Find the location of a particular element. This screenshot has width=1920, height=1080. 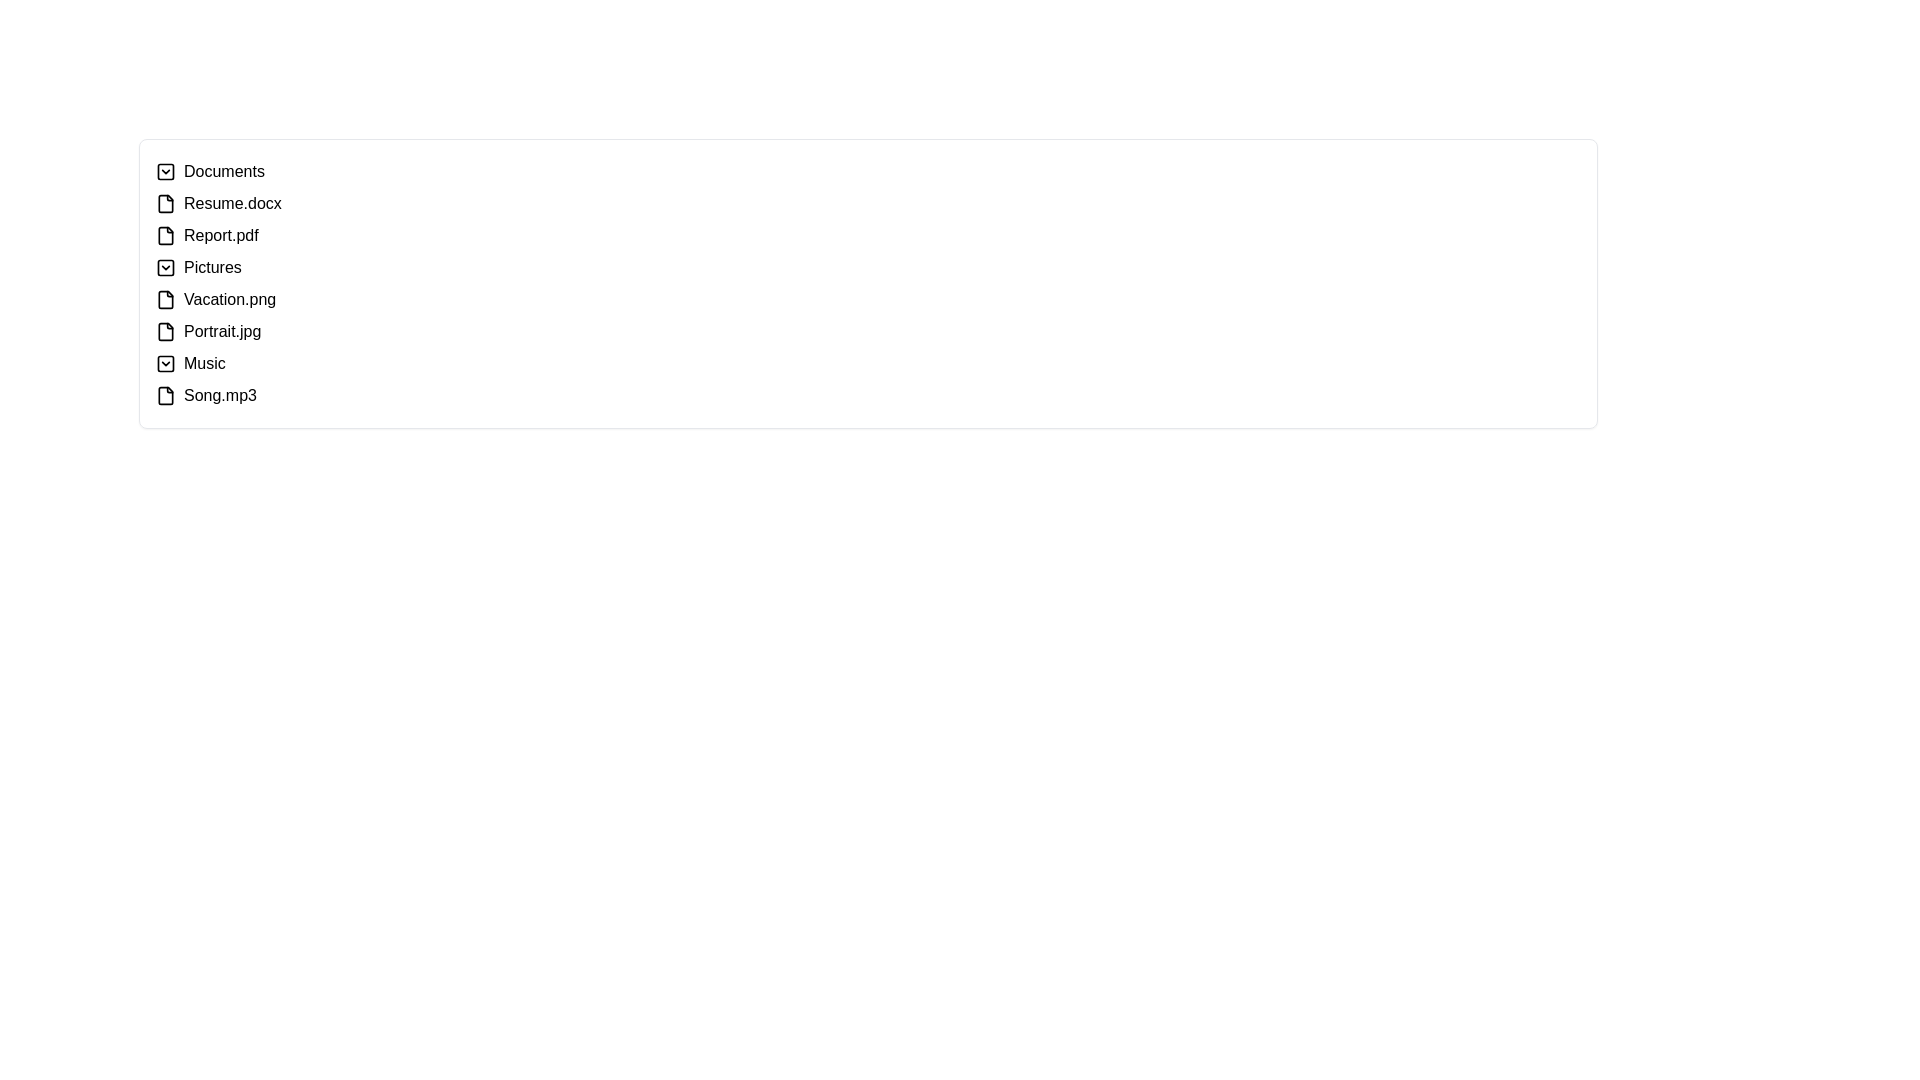

the SVG icon representing a file, which is styled with a white background and black outline, located next to the text 'Resume.docx' is located at coordinates (166, 204).